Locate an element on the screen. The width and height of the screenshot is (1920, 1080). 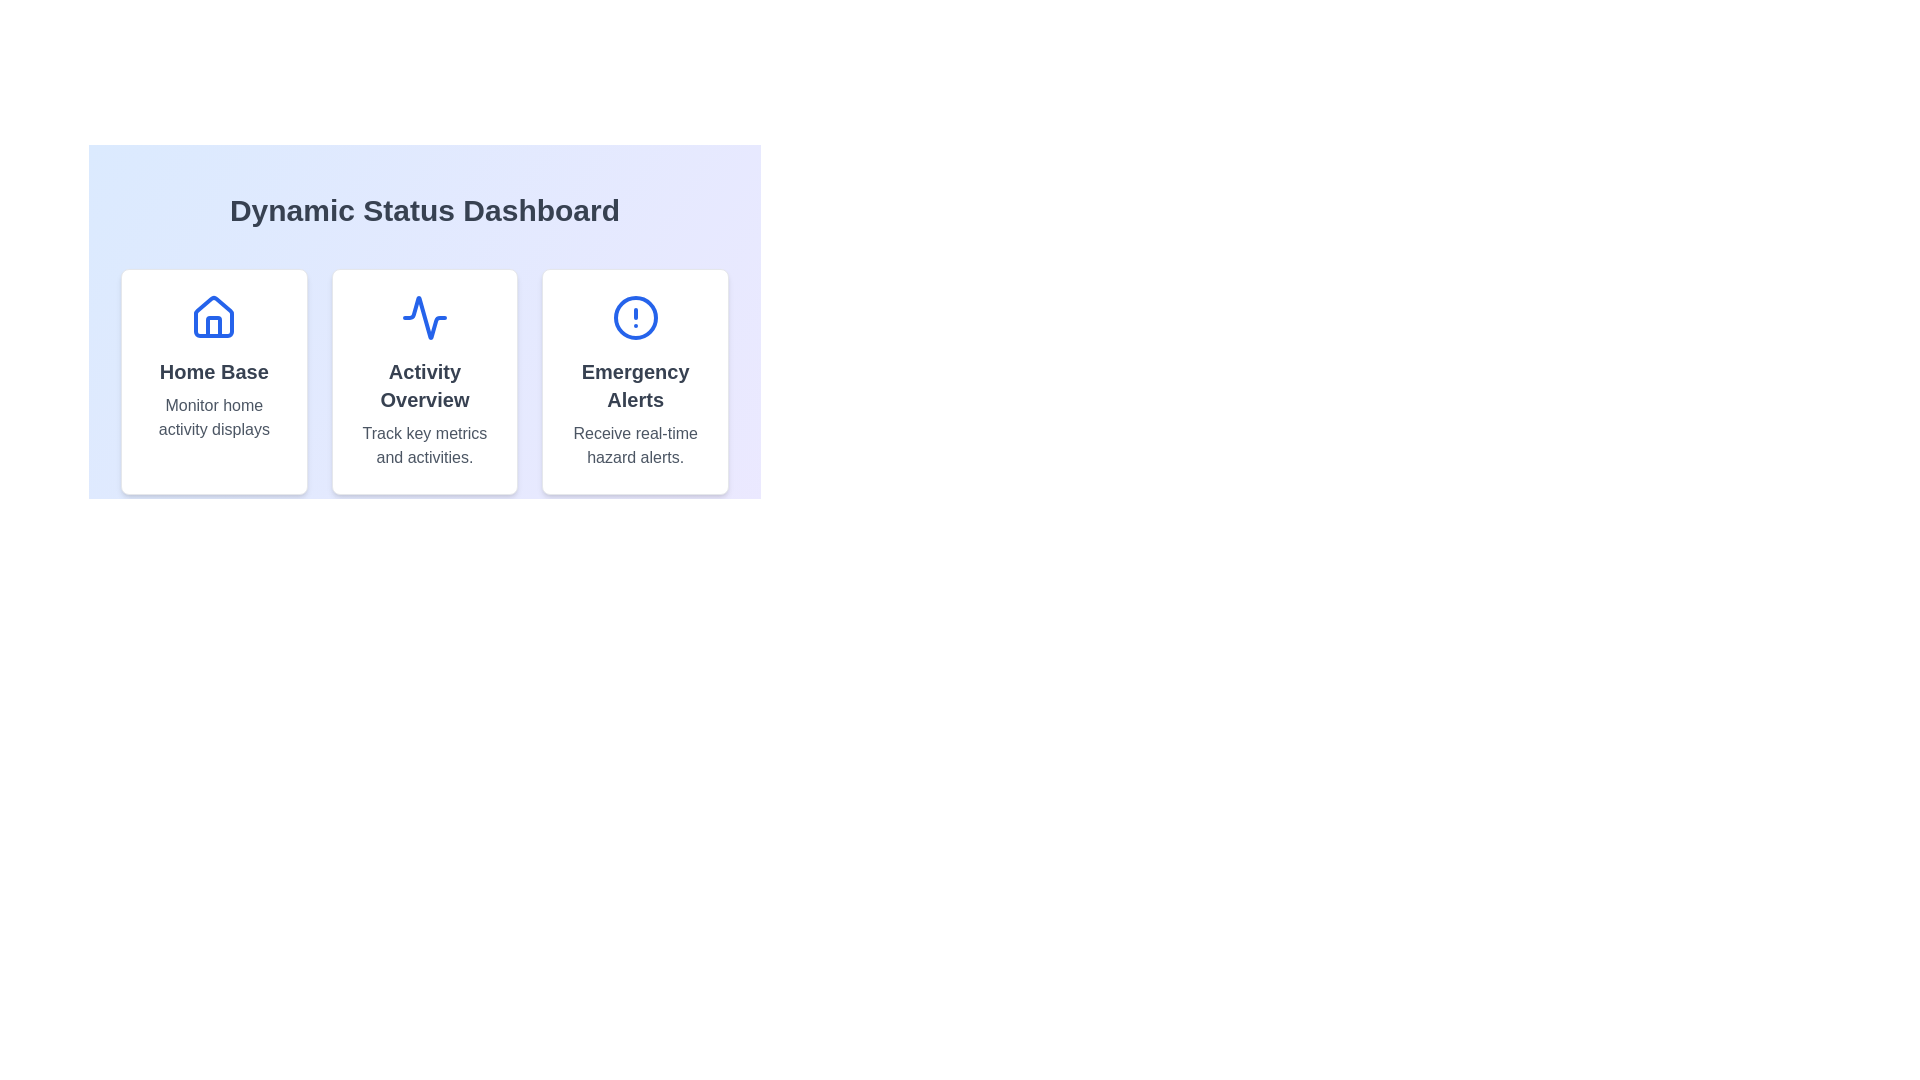
the static text label titled 'Activity Overview', which is styled prominently with a larger bold font and gray color, located in the middle card of three horizontal cards is located at coordinates (423, 385).